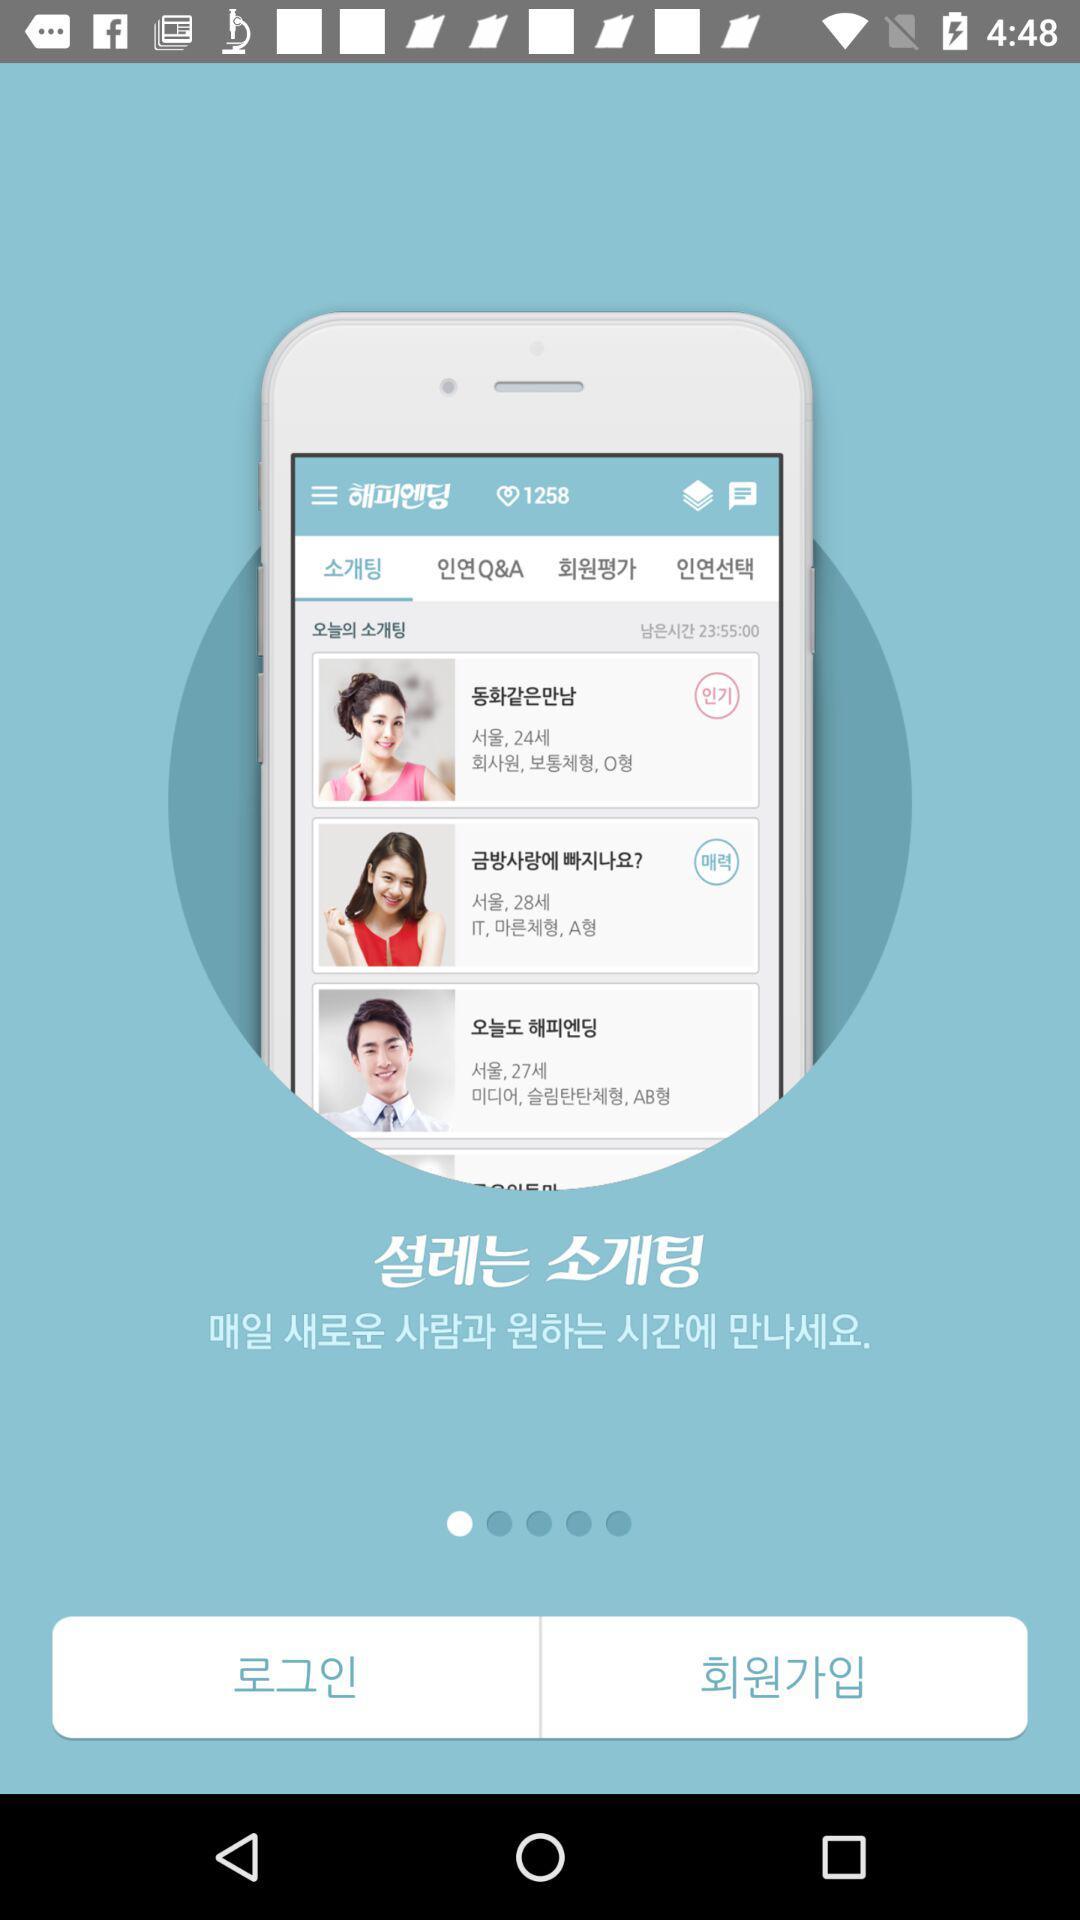  Describe the element at coordinates (782, 1678) in the screenshot. I see `the icon at the bottom right corner` at that location.